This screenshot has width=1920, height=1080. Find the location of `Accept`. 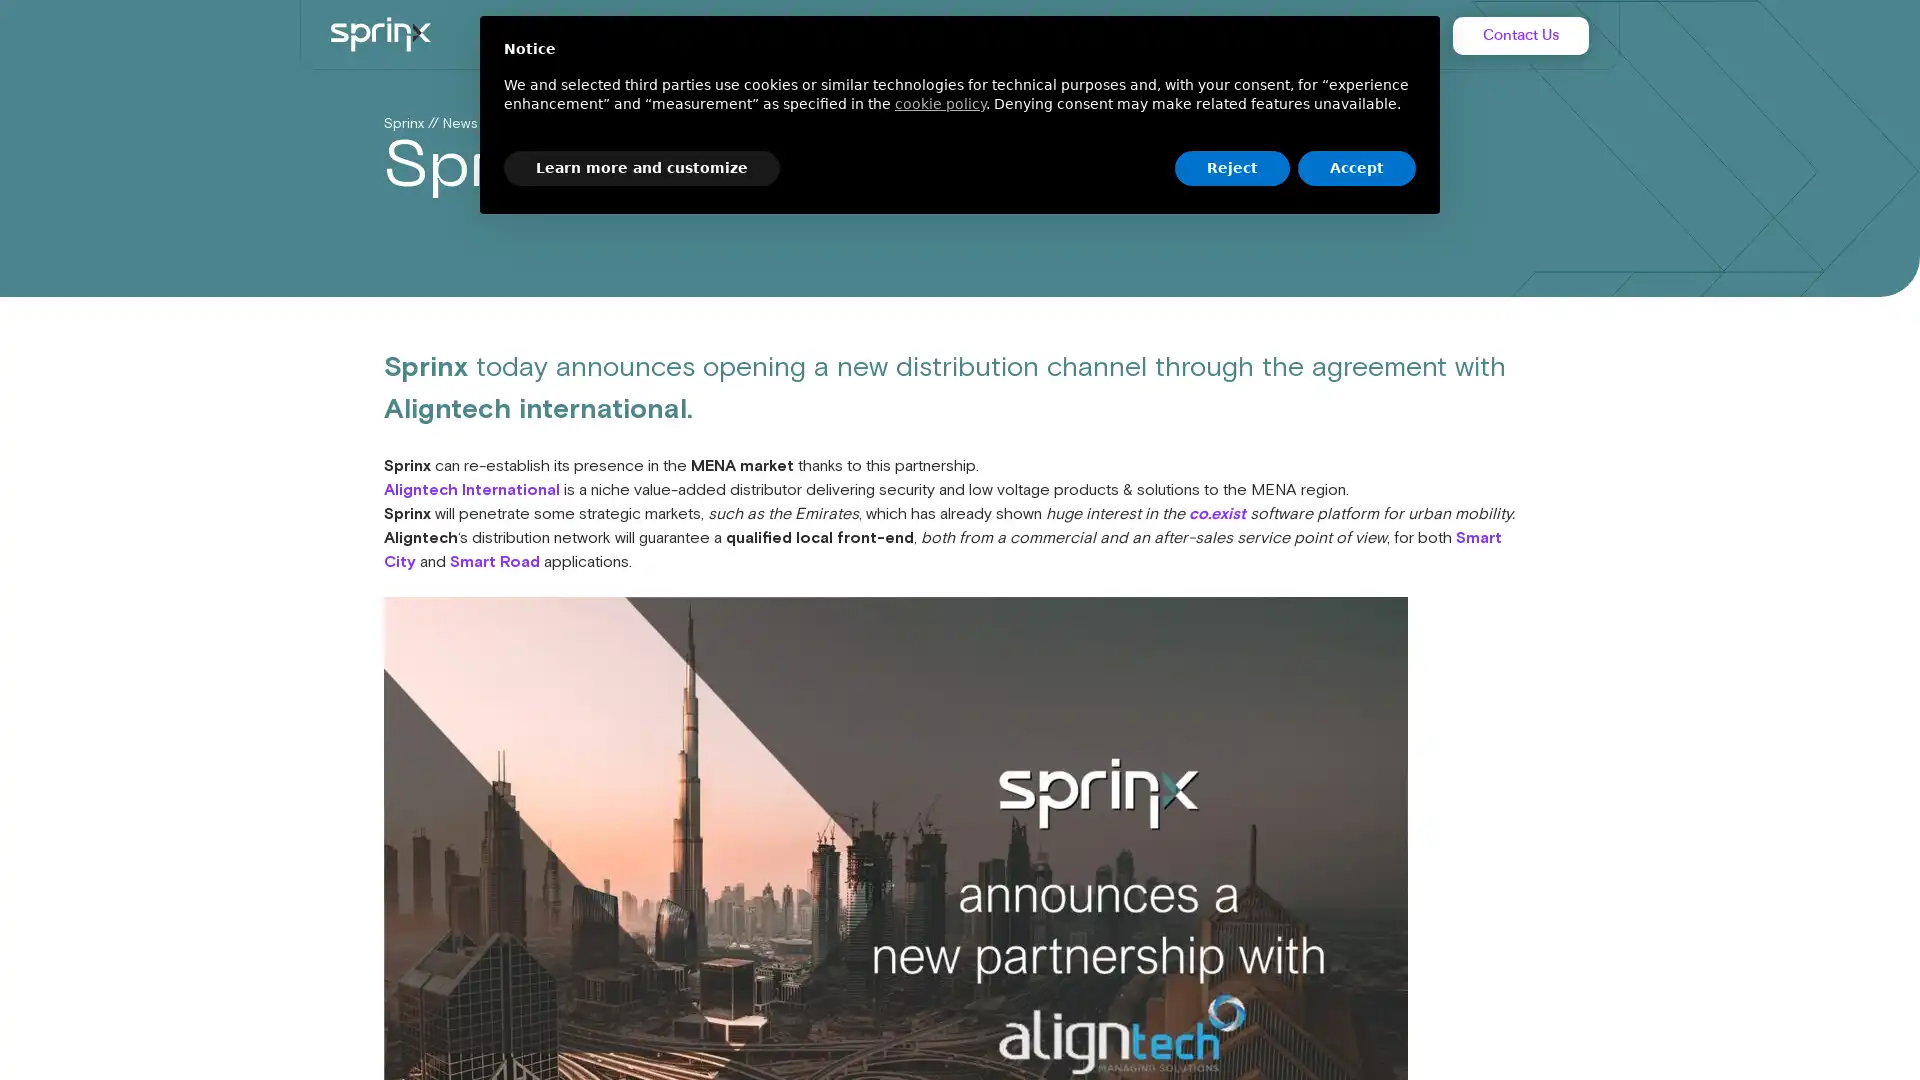

Accept is located at coordinates (1357, 167).